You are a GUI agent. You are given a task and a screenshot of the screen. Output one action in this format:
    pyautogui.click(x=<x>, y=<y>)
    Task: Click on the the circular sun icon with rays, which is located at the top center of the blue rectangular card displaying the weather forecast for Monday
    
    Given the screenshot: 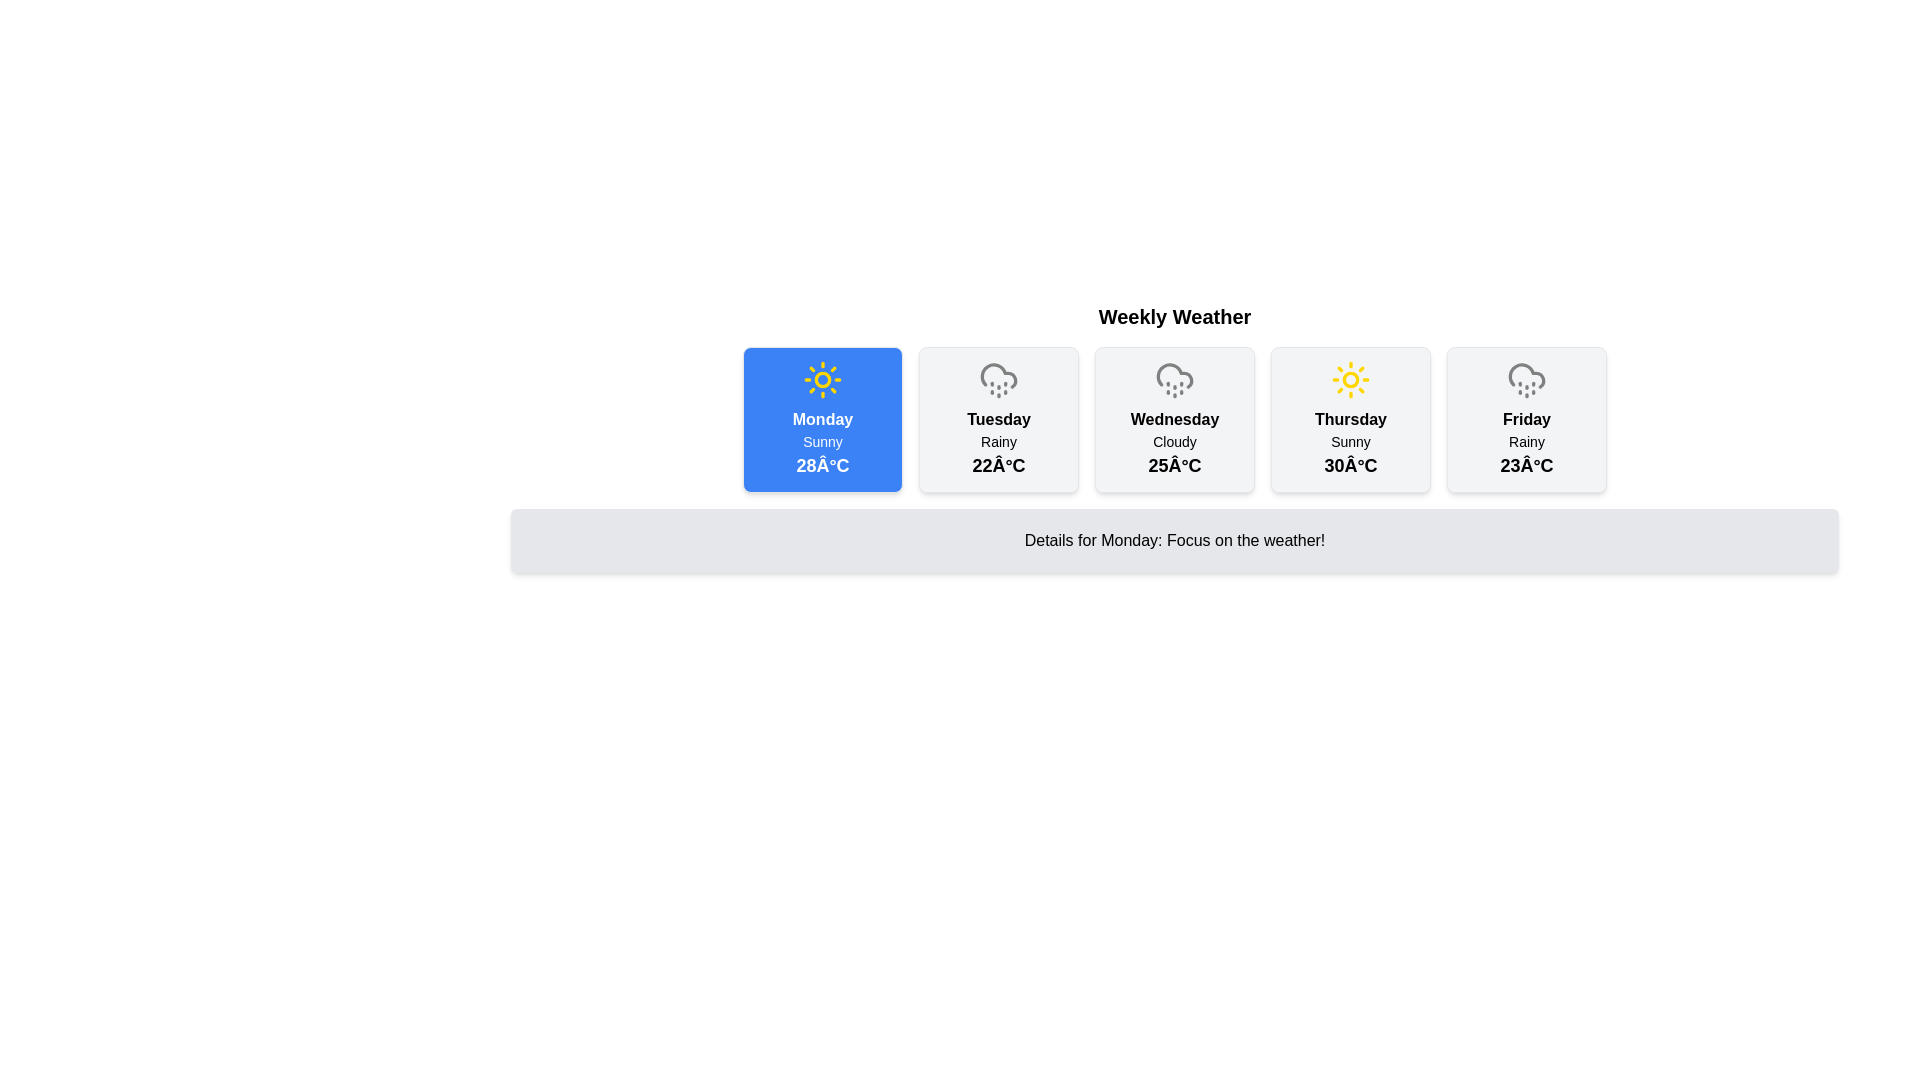 What is the action you would take?
    pyautogui.click(x=822, y=380)
    